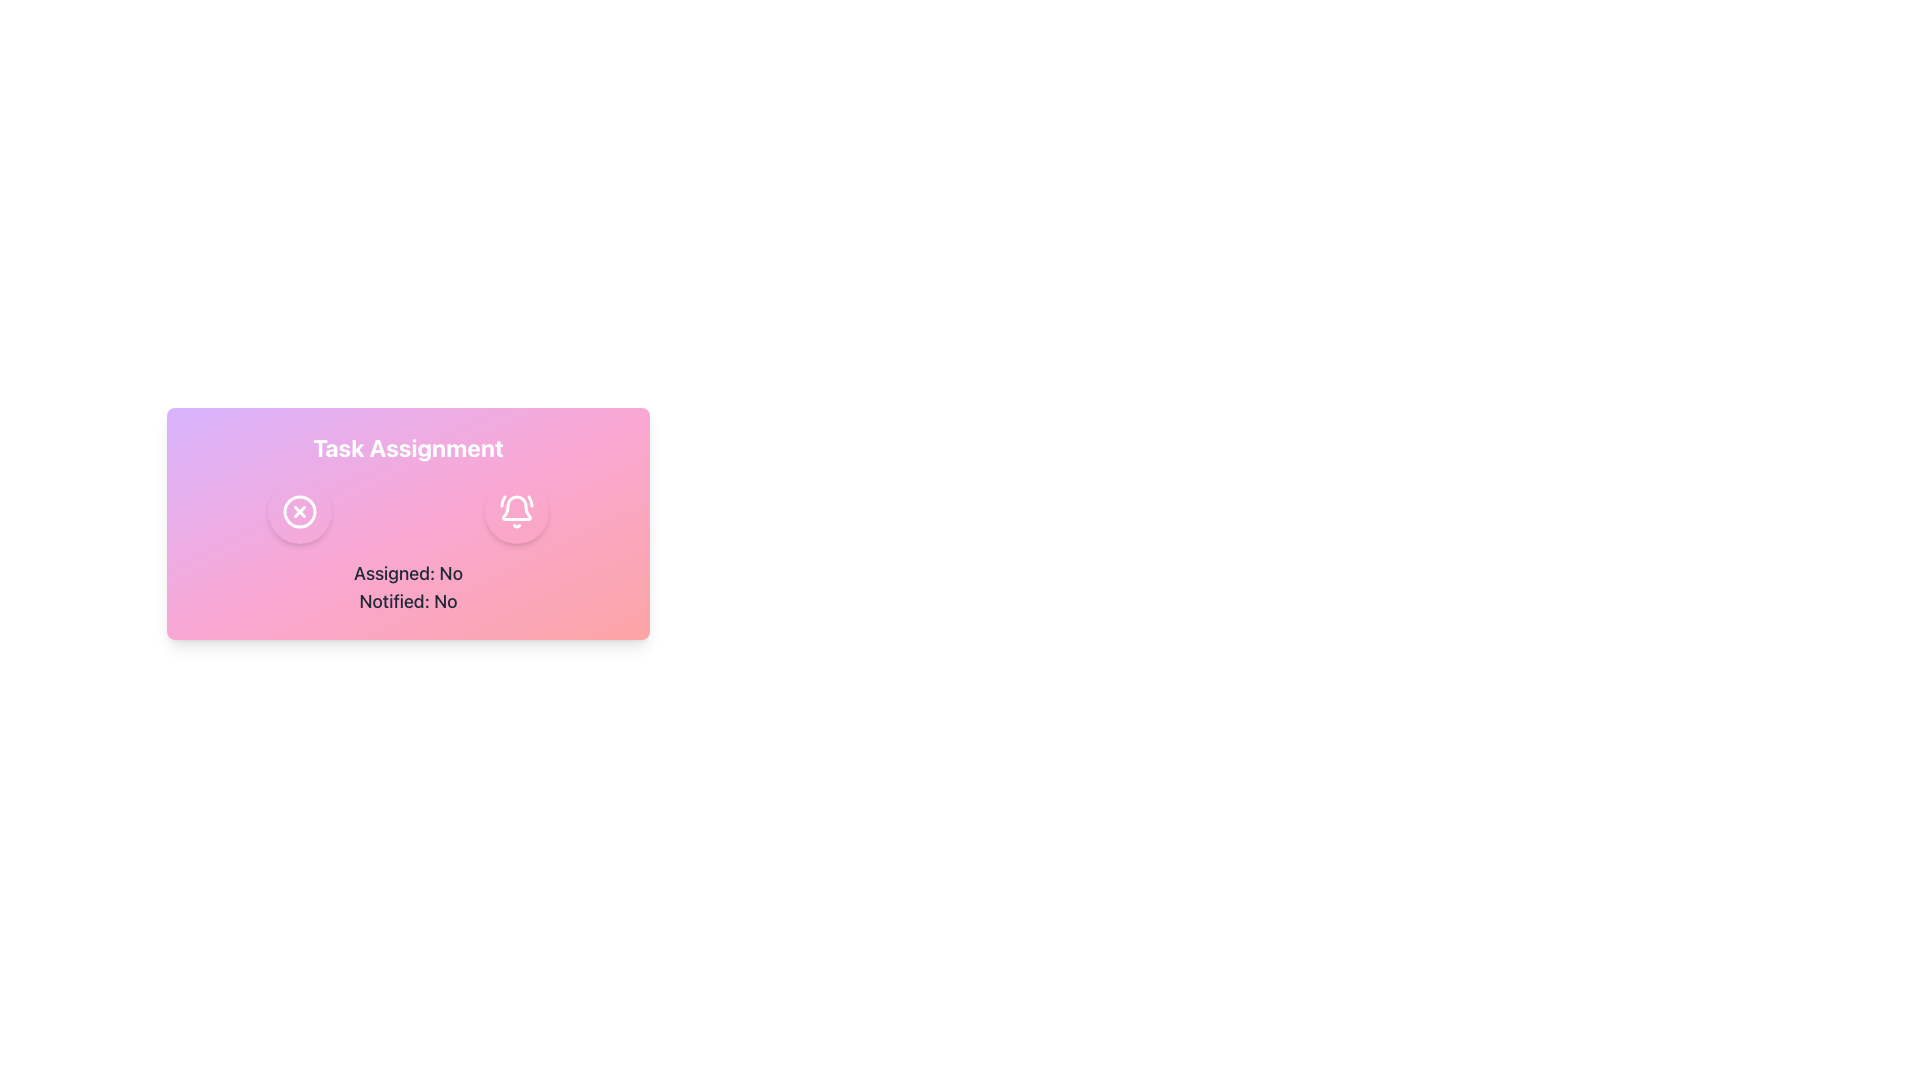  What do you see at coordinates (517, 507) in the screenshot?
I see `the notification icon located within the right circle near the 'Task Assignment' label` at bounding box center [517, 507].